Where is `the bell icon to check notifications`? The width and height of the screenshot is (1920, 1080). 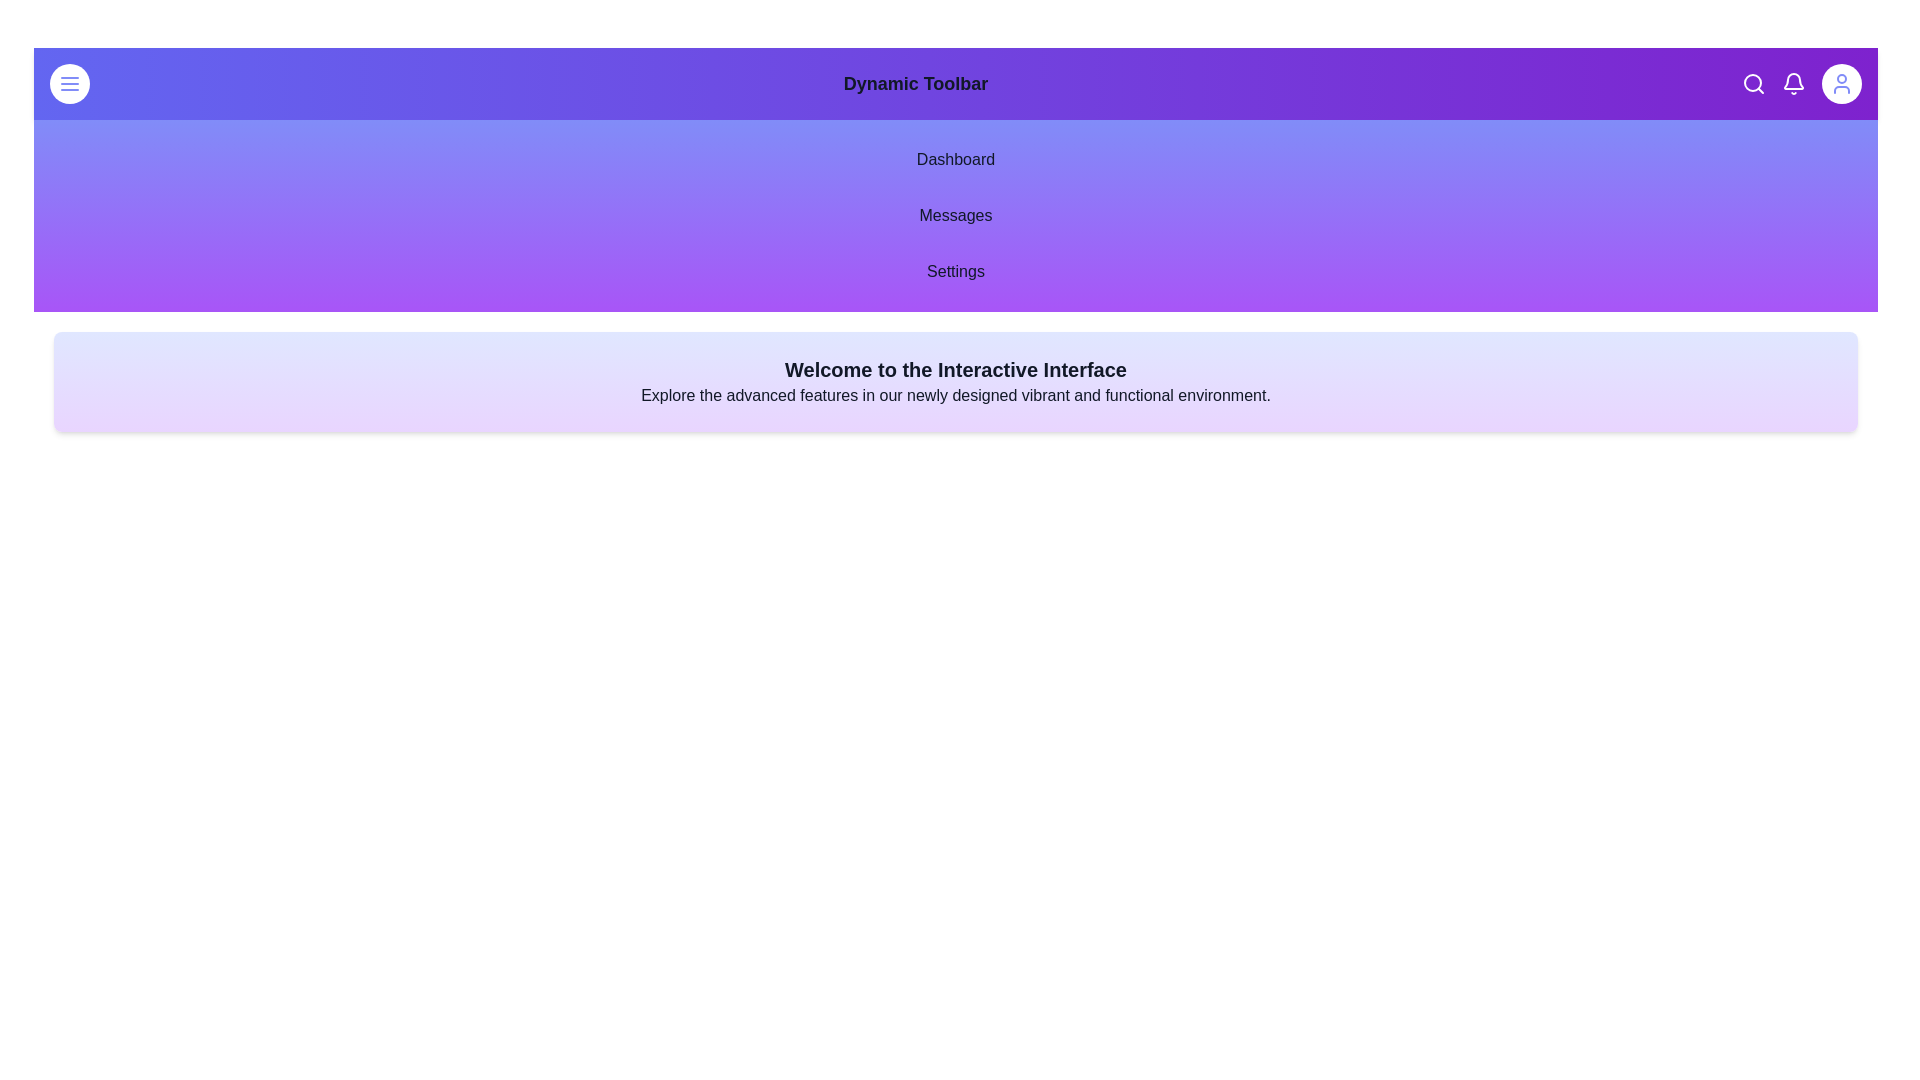 the bell icon to check notifications is located at coordinates (1794, 83).